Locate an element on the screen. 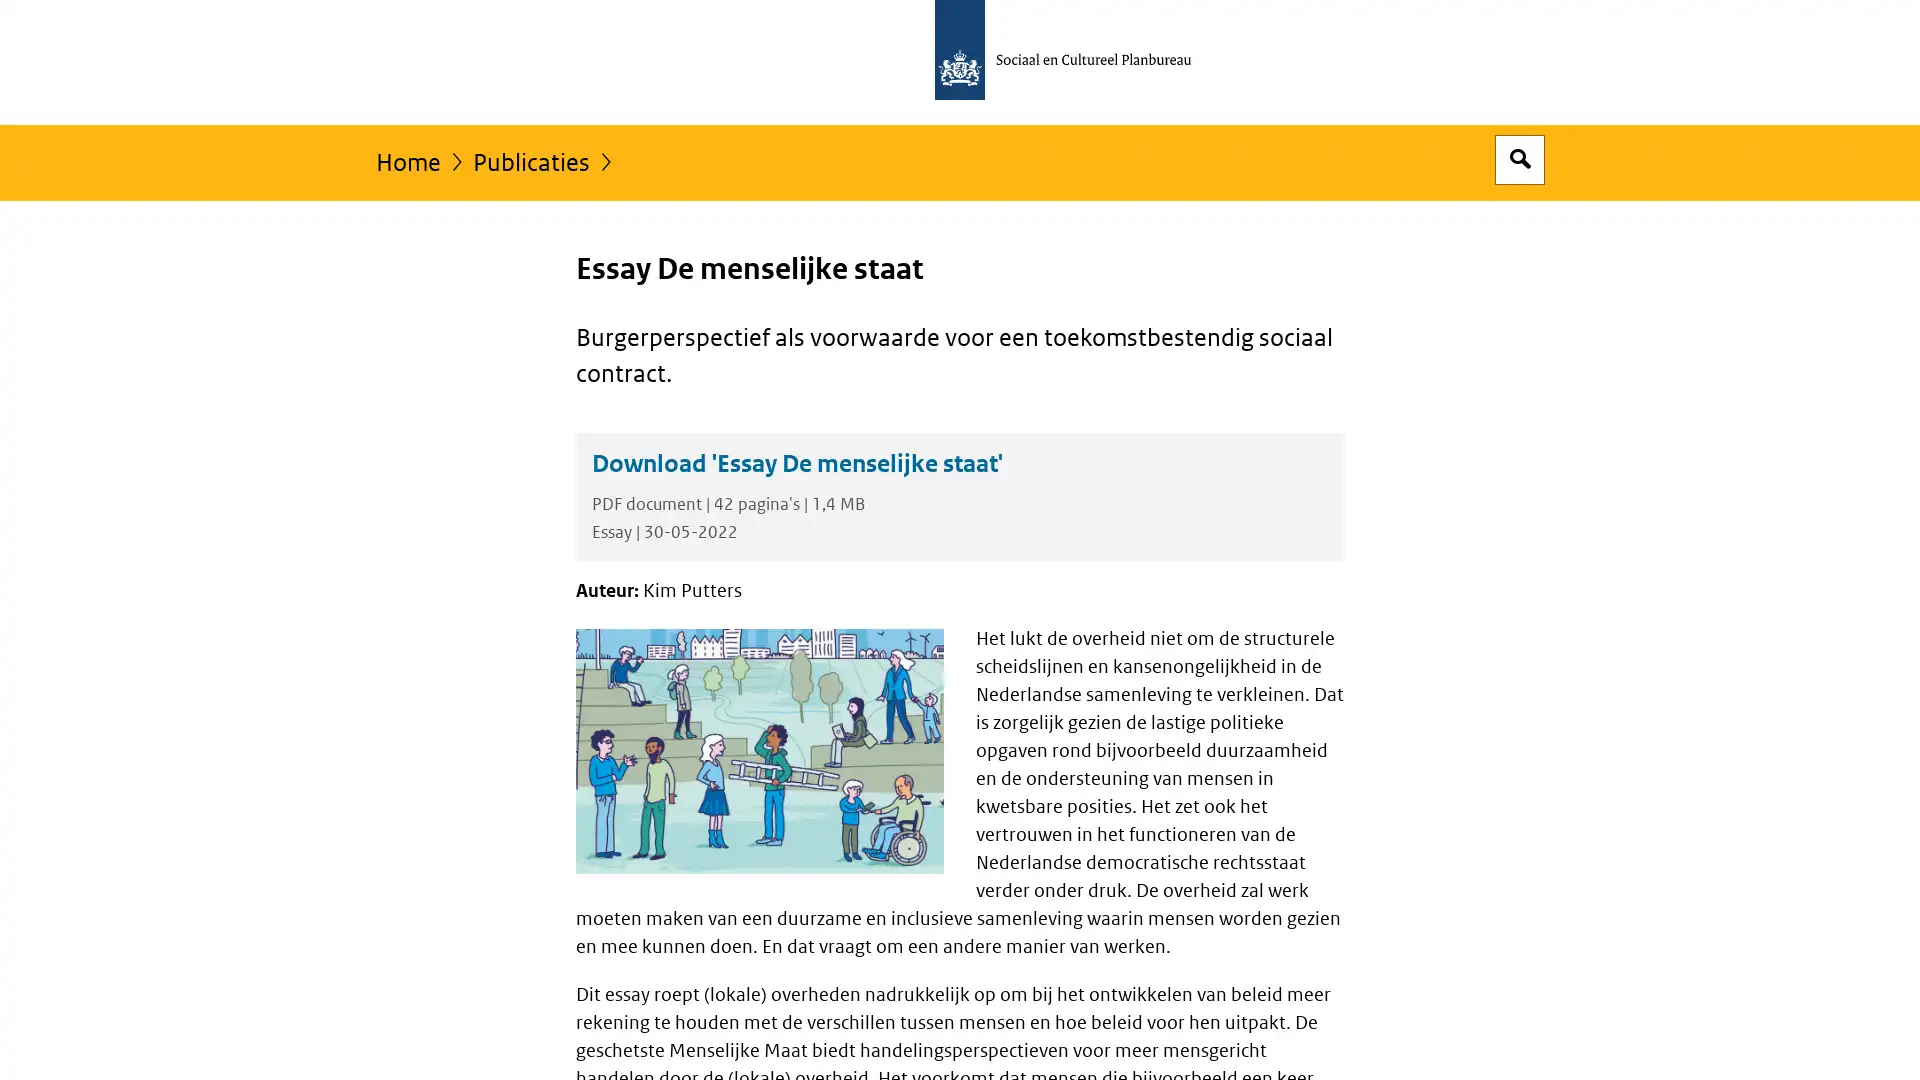  Open zoekveld is located at coordinates (1520, 158).